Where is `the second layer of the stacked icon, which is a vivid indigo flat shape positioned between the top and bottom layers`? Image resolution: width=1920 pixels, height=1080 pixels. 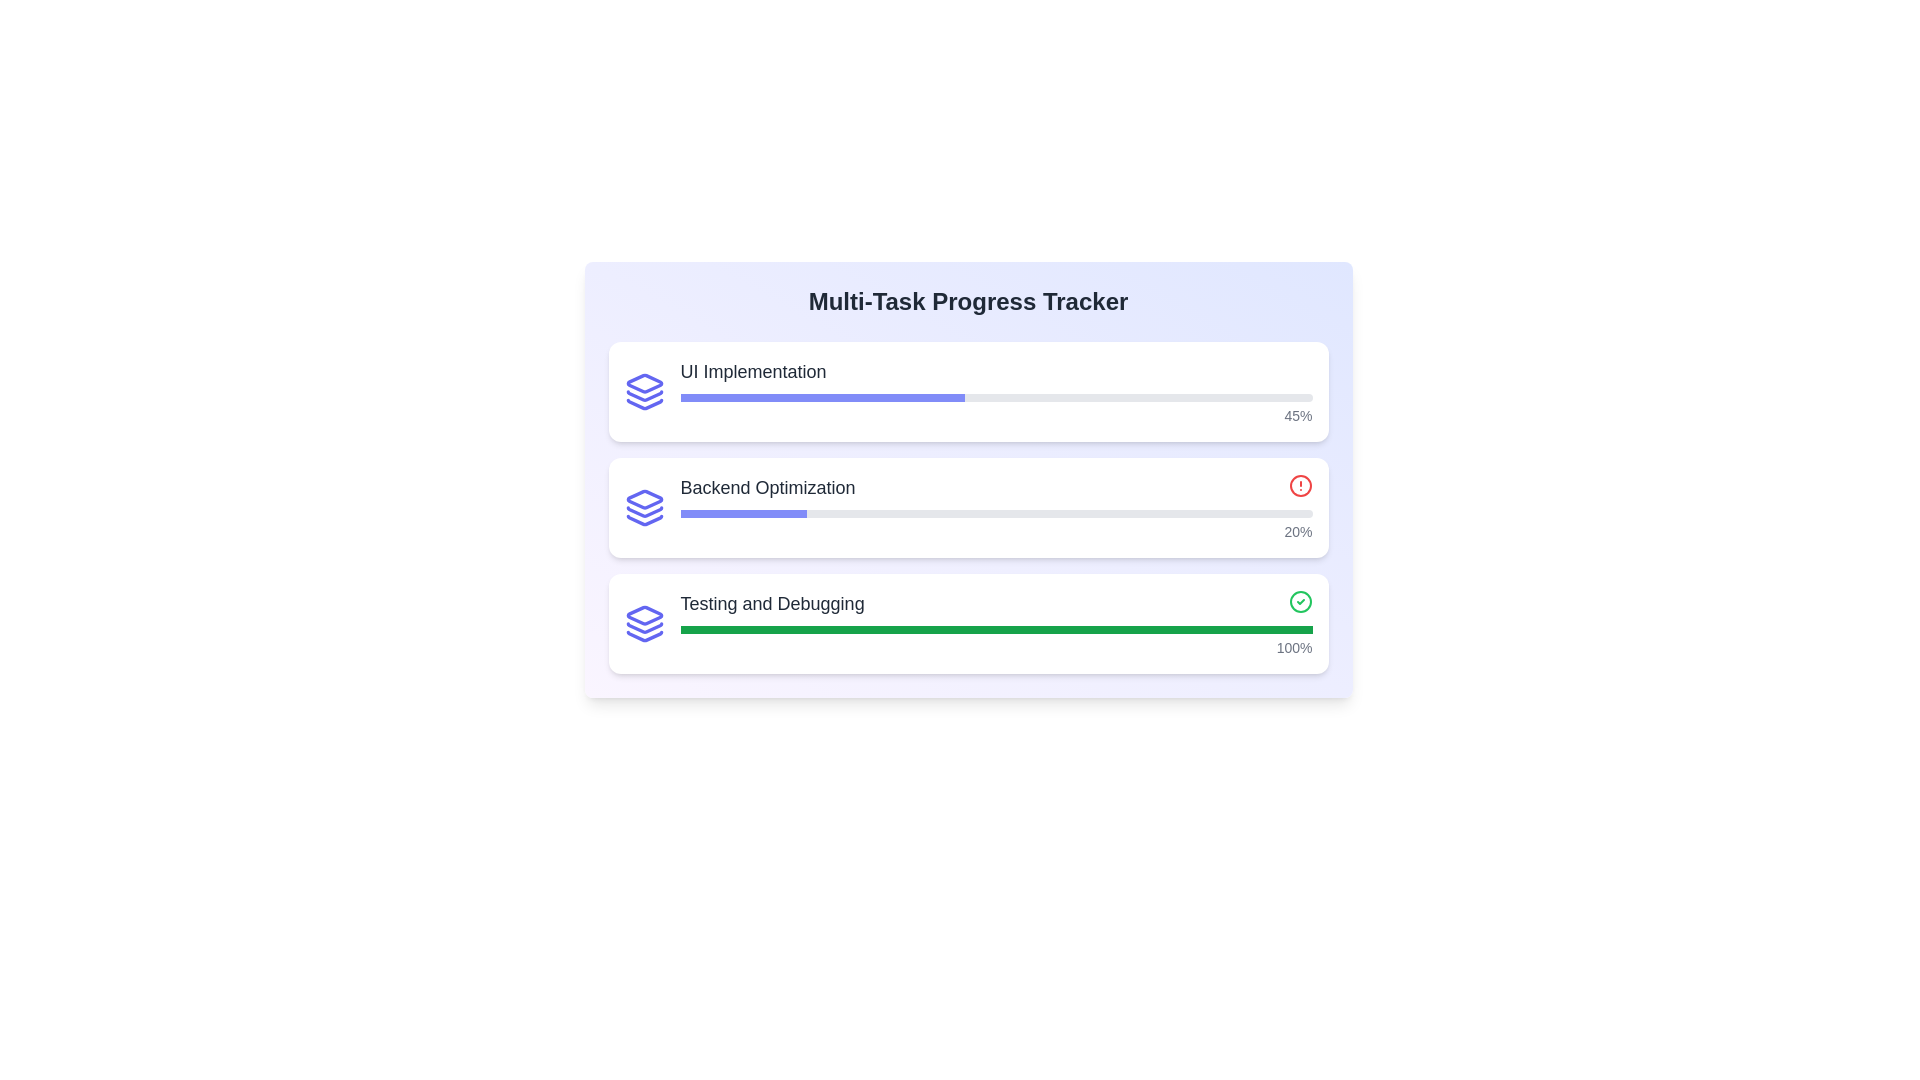
the second layer of the stacked icon, which is a vivid indigo flat shape positioned between the top and bottom layers is located at coordinates (644, 511).